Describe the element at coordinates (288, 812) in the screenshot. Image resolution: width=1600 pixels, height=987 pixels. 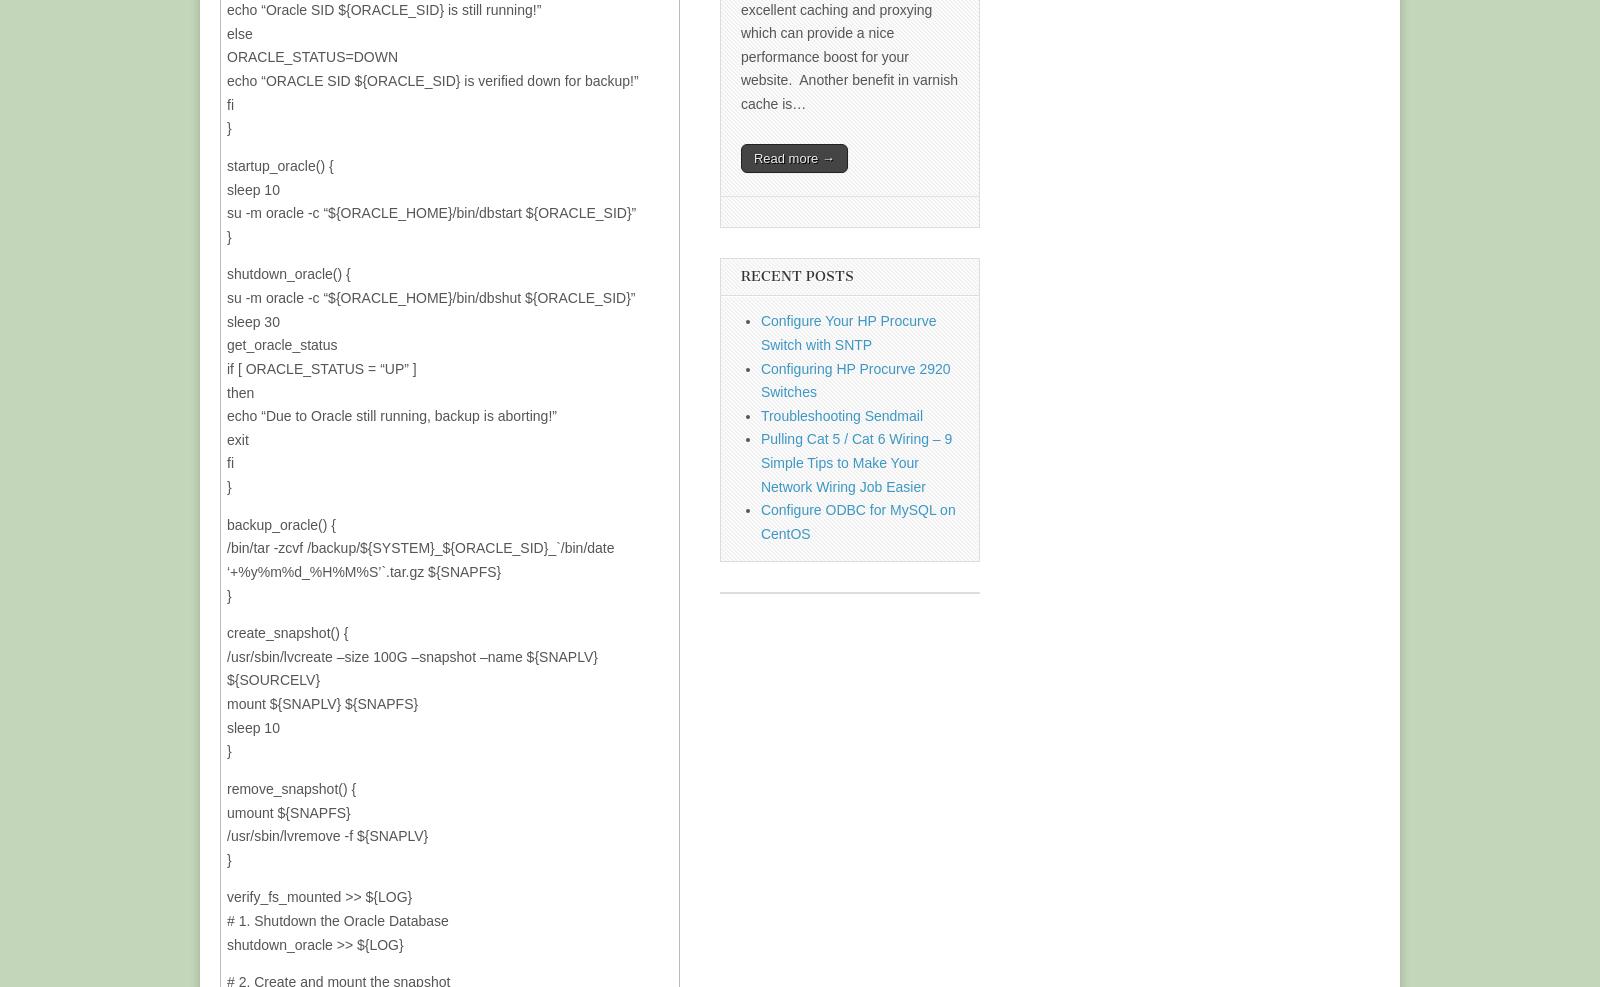
I see `'umount ${SNAPFS}'` at that location.